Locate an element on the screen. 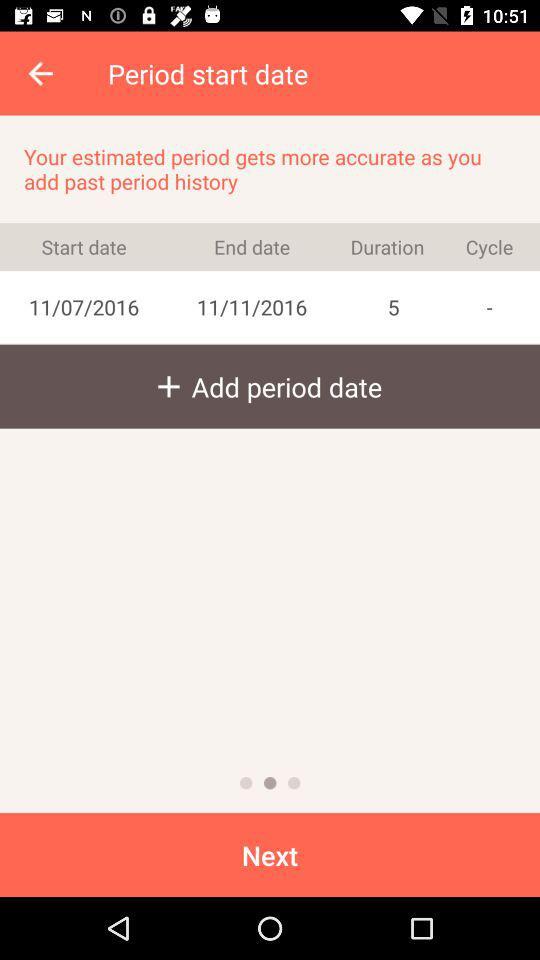 The width and height of the screenshot is (540, 960). go back is located at coordinates (246, 783).